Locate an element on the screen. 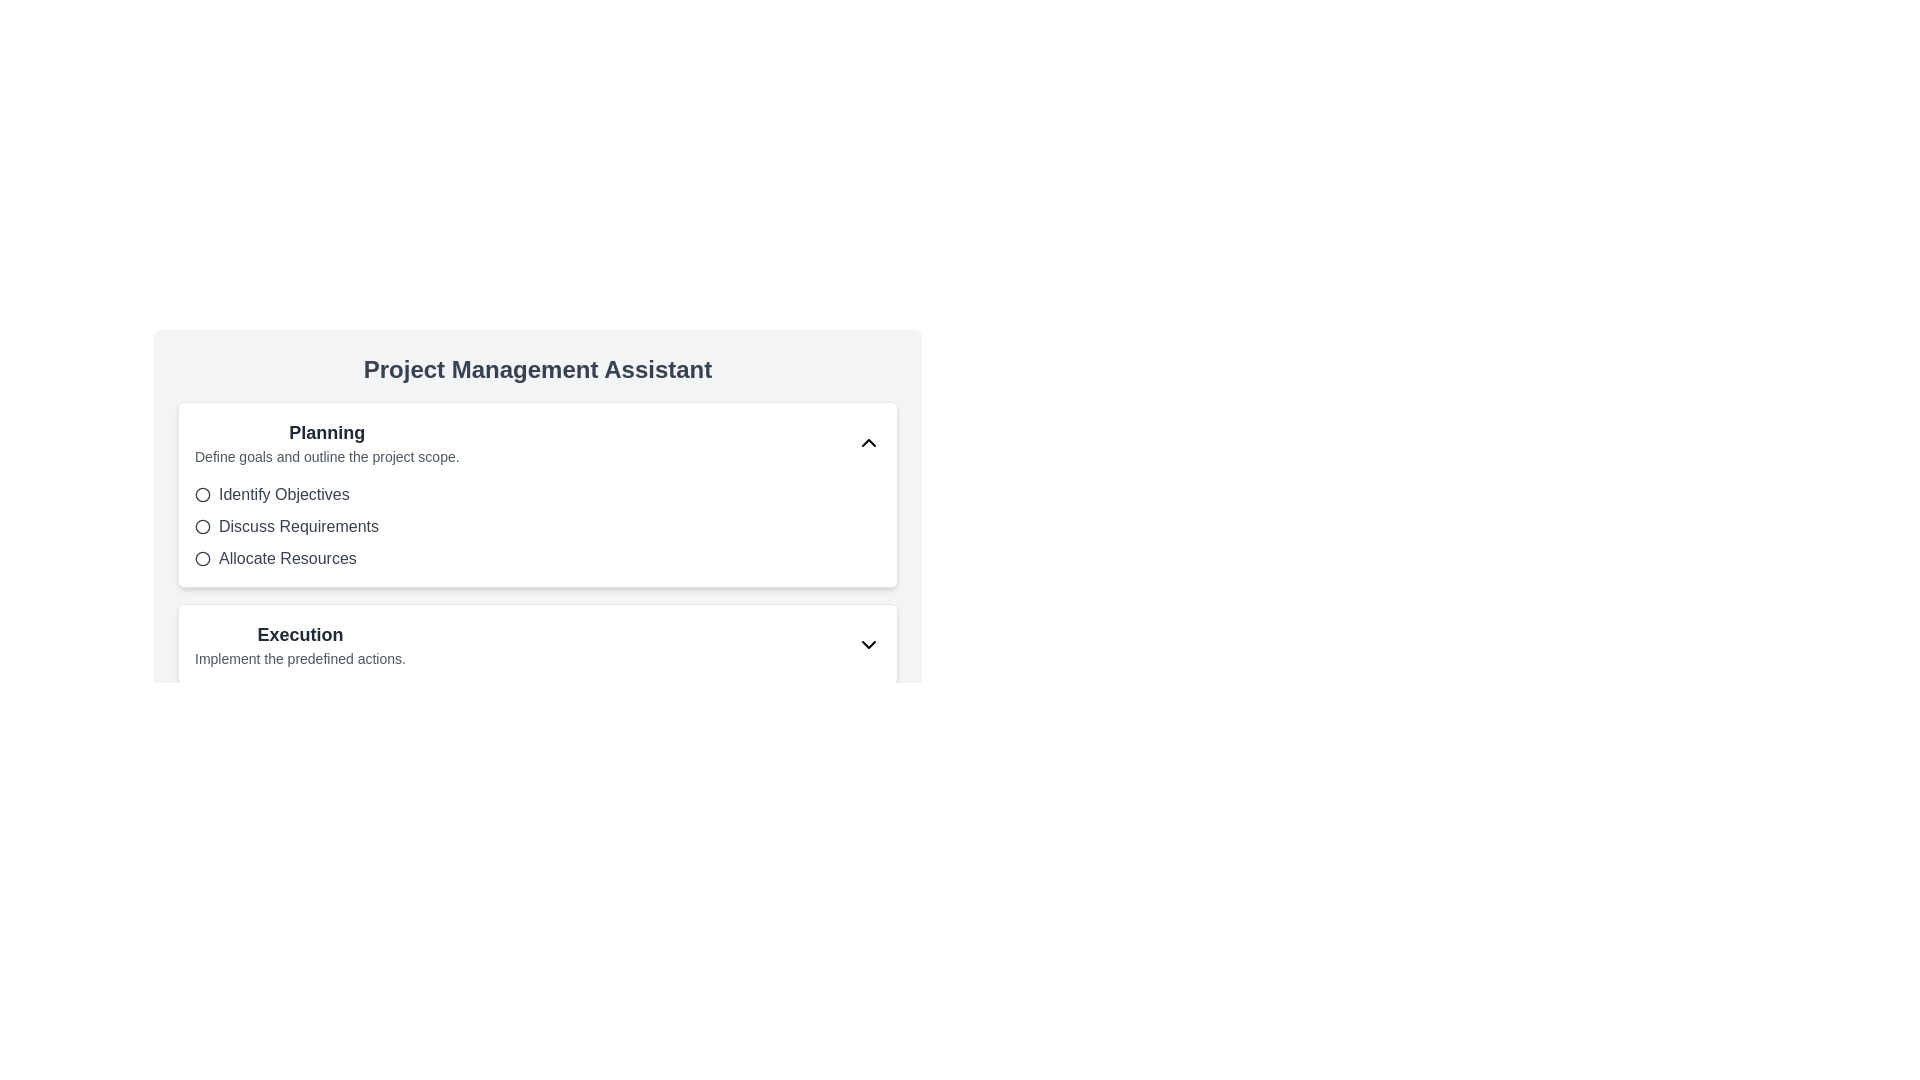 Image resolution: width=1920 pixels, height=1080 pixels. the text label reading 'Allocate Resources', which is the third option in the list under the 'Planning' section is located at coordinates (287, 559).